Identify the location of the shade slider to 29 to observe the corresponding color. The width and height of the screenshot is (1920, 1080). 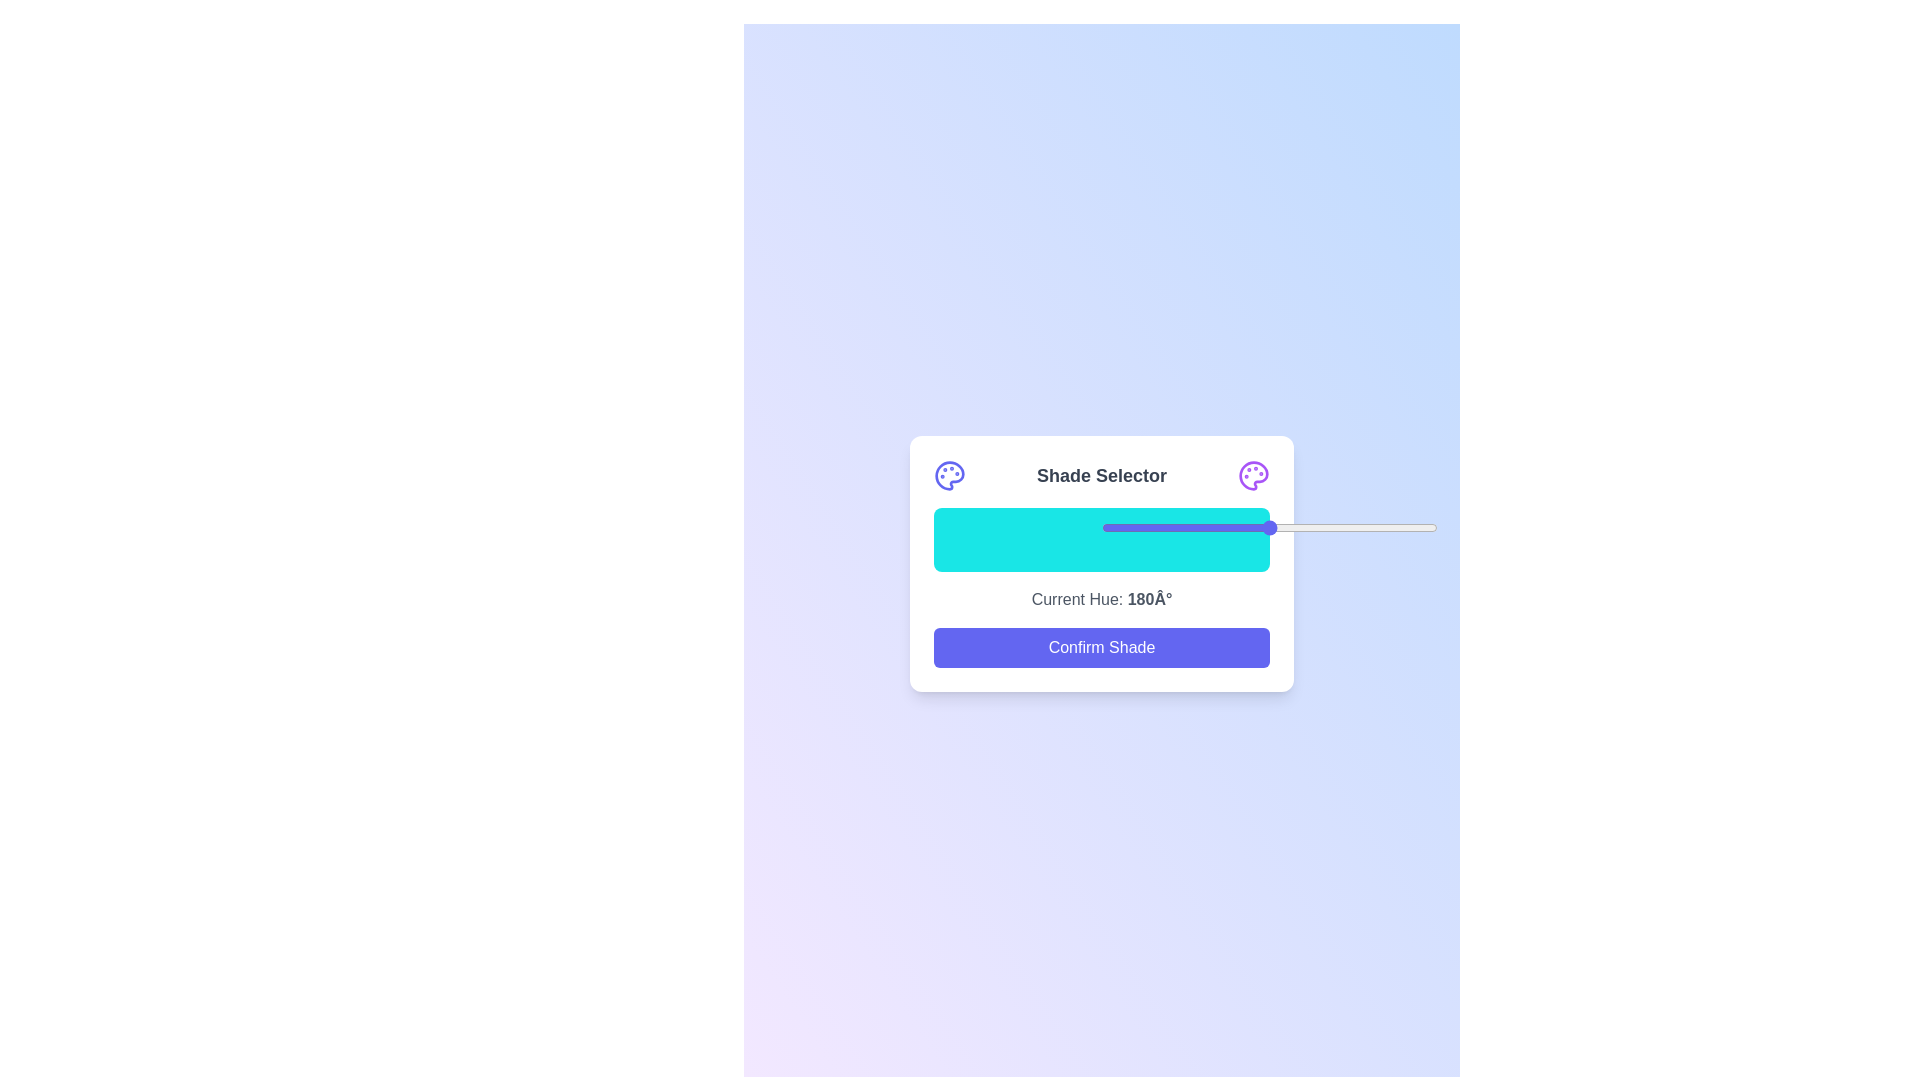
(1031, 540).